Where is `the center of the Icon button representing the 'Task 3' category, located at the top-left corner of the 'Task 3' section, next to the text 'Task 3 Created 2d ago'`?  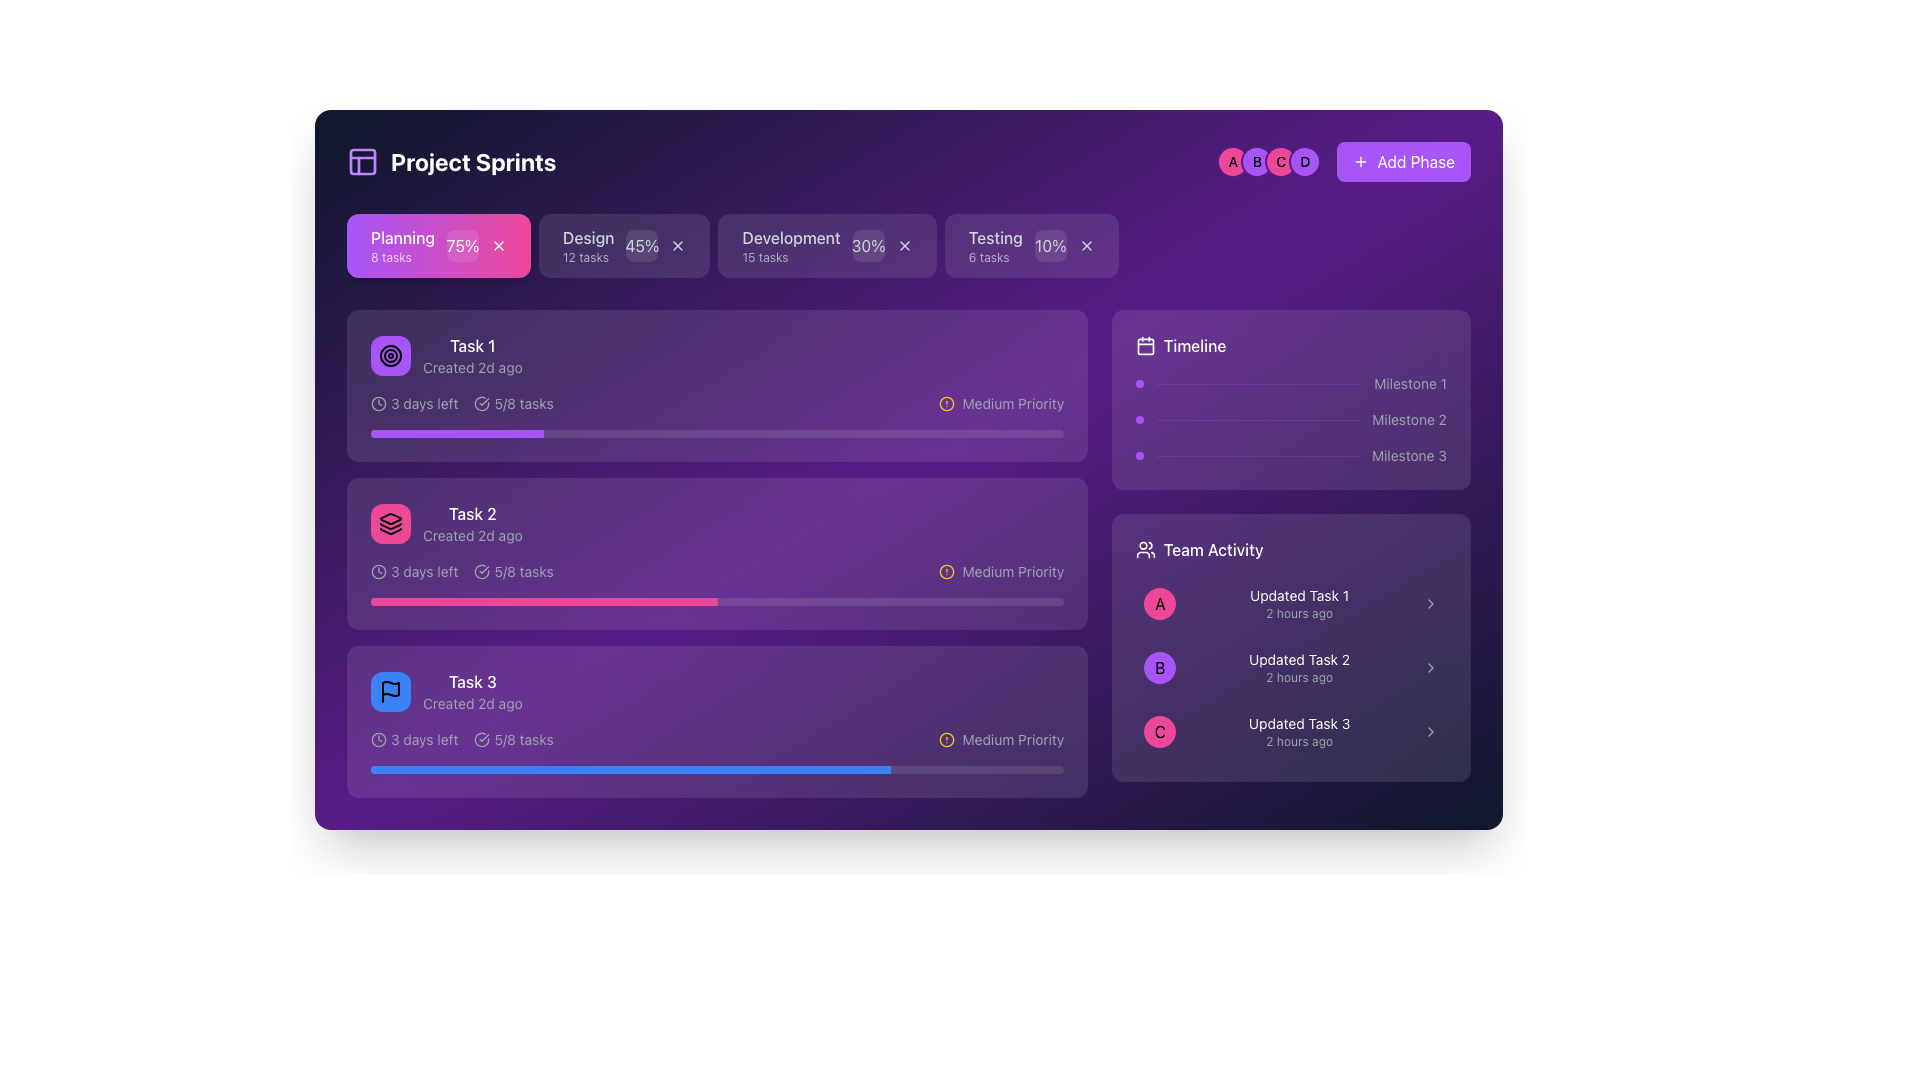 the center of the Icon button representing the 'Task 3' category, located at the top-left corner of the 'Task 3' section, next to the text 'Task 3 Created 2d ago' is located at coordinates (390, 690).